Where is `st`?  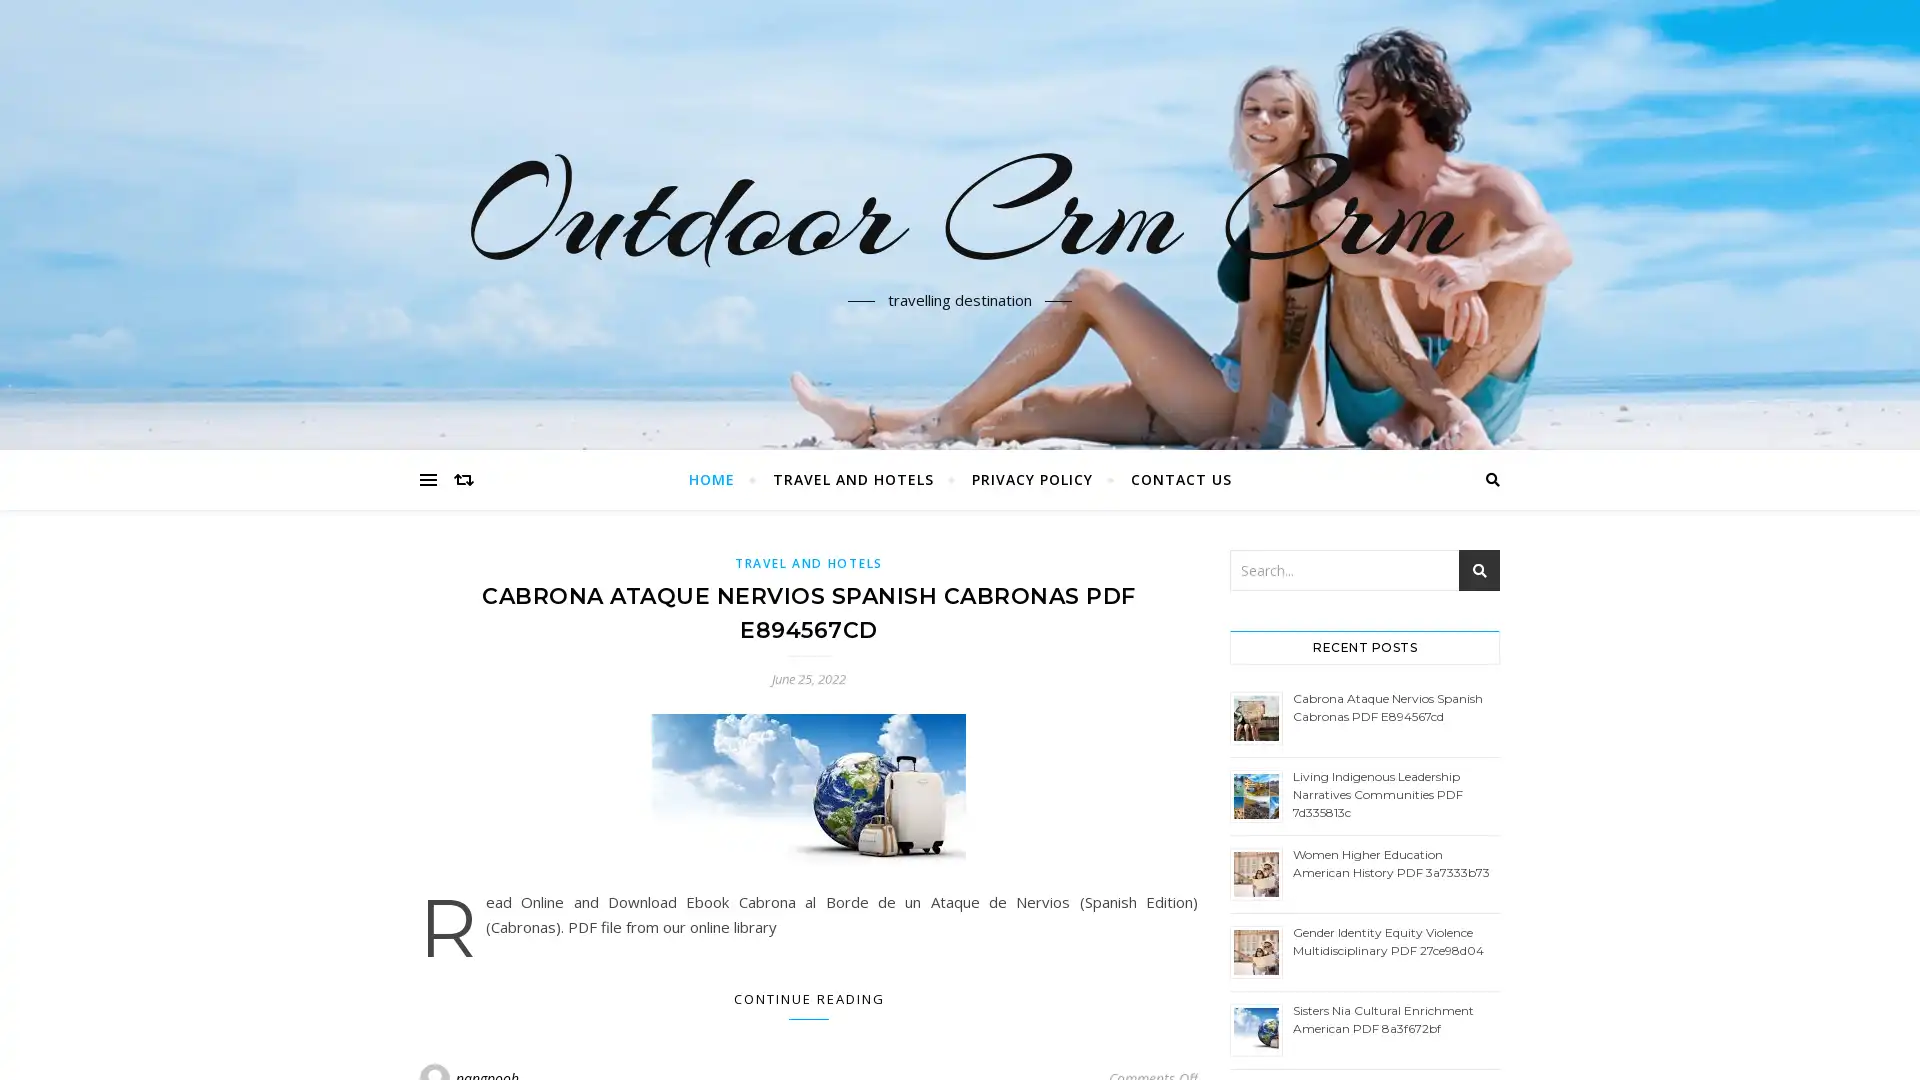
st is located at coordinates (1479, 570).